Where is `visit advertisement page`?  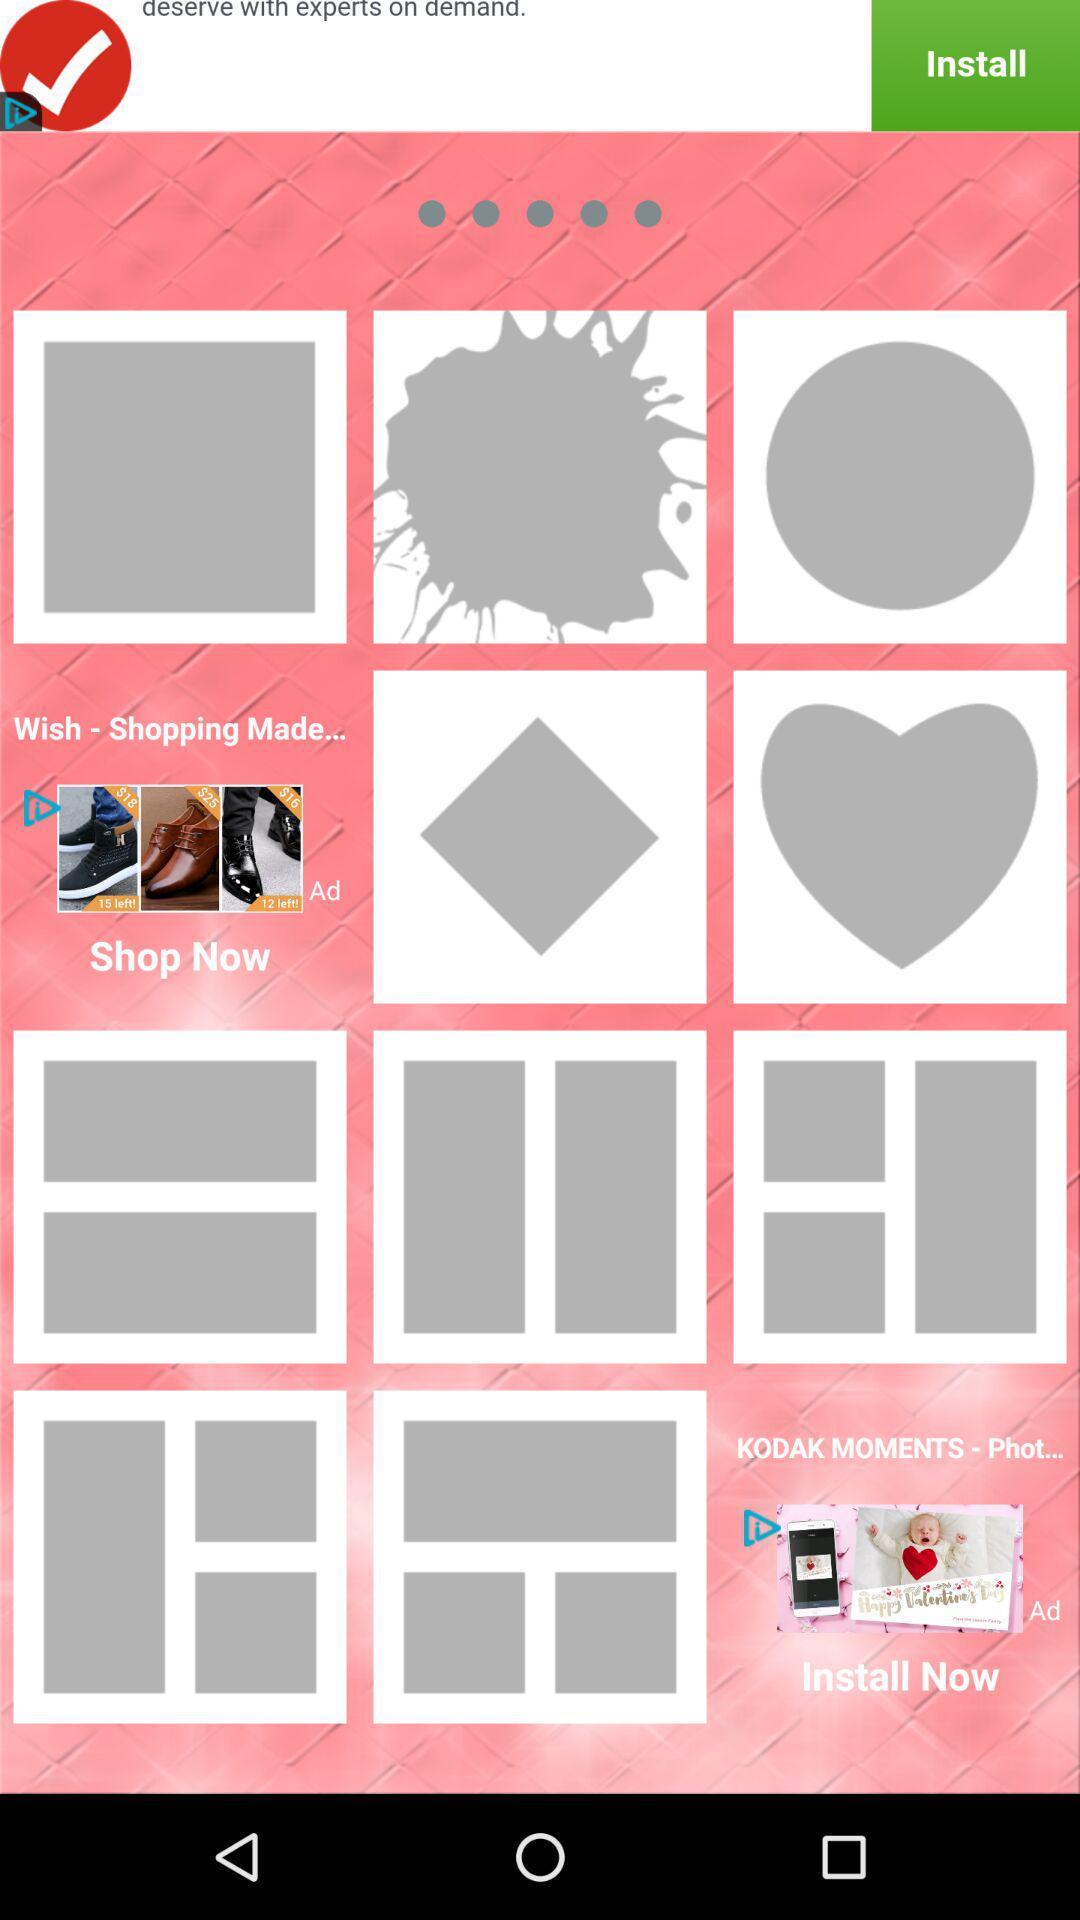
visit advertisement page is located at coordinates (180, 848).